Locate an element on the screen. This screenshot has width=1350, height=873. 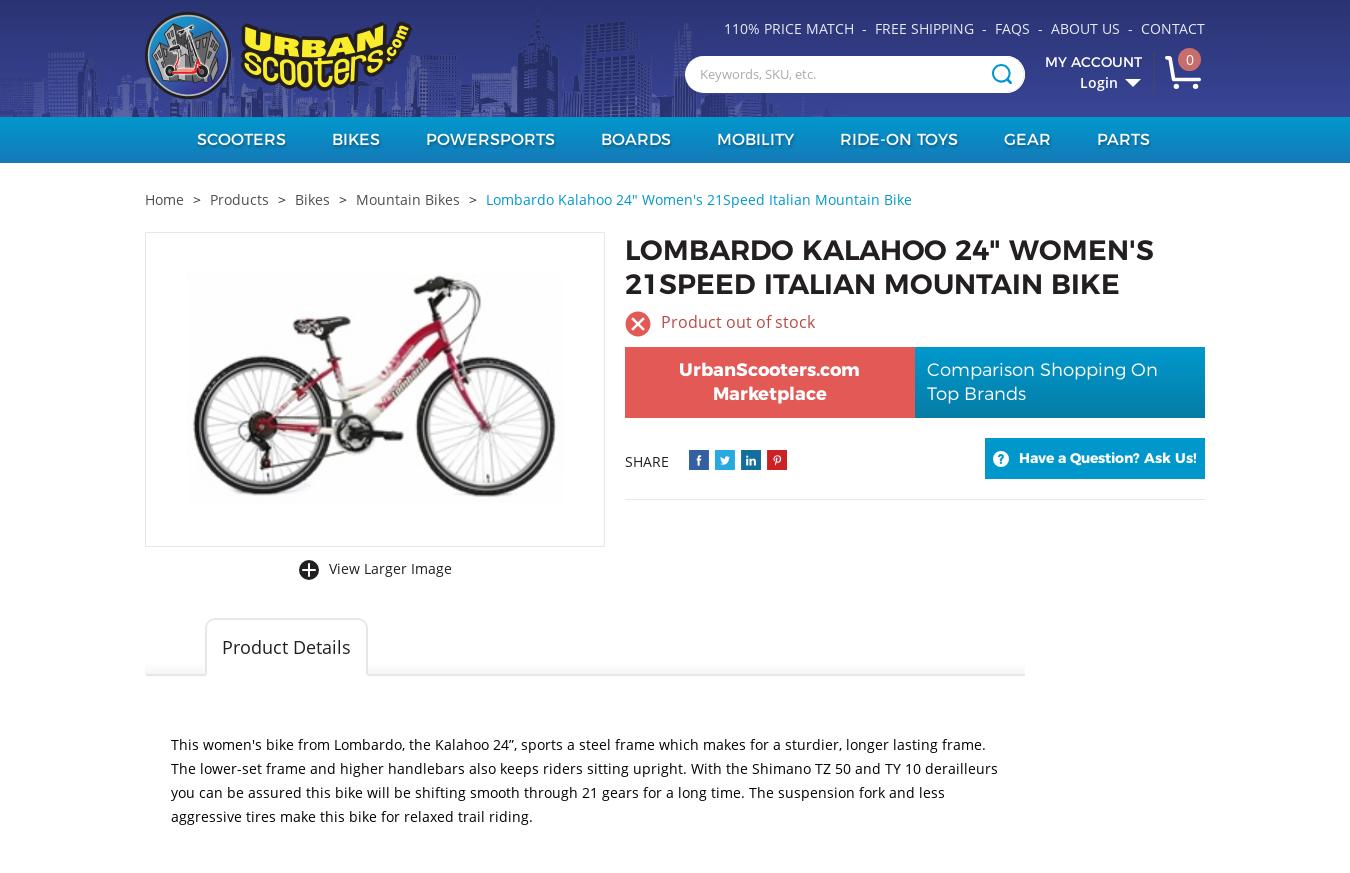
'Powersports' is located at coordinates (488, 139).